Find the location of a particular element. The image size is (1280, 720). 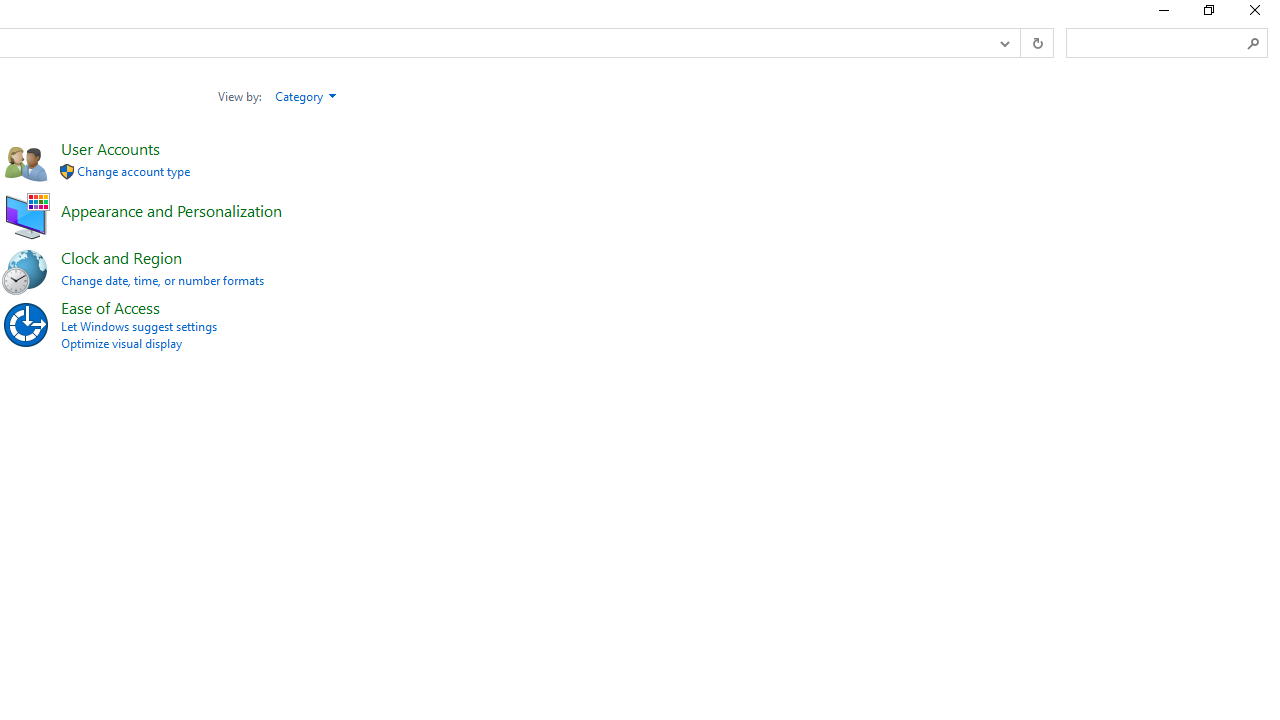

'Restore' is located at coordinates (1207, 15).